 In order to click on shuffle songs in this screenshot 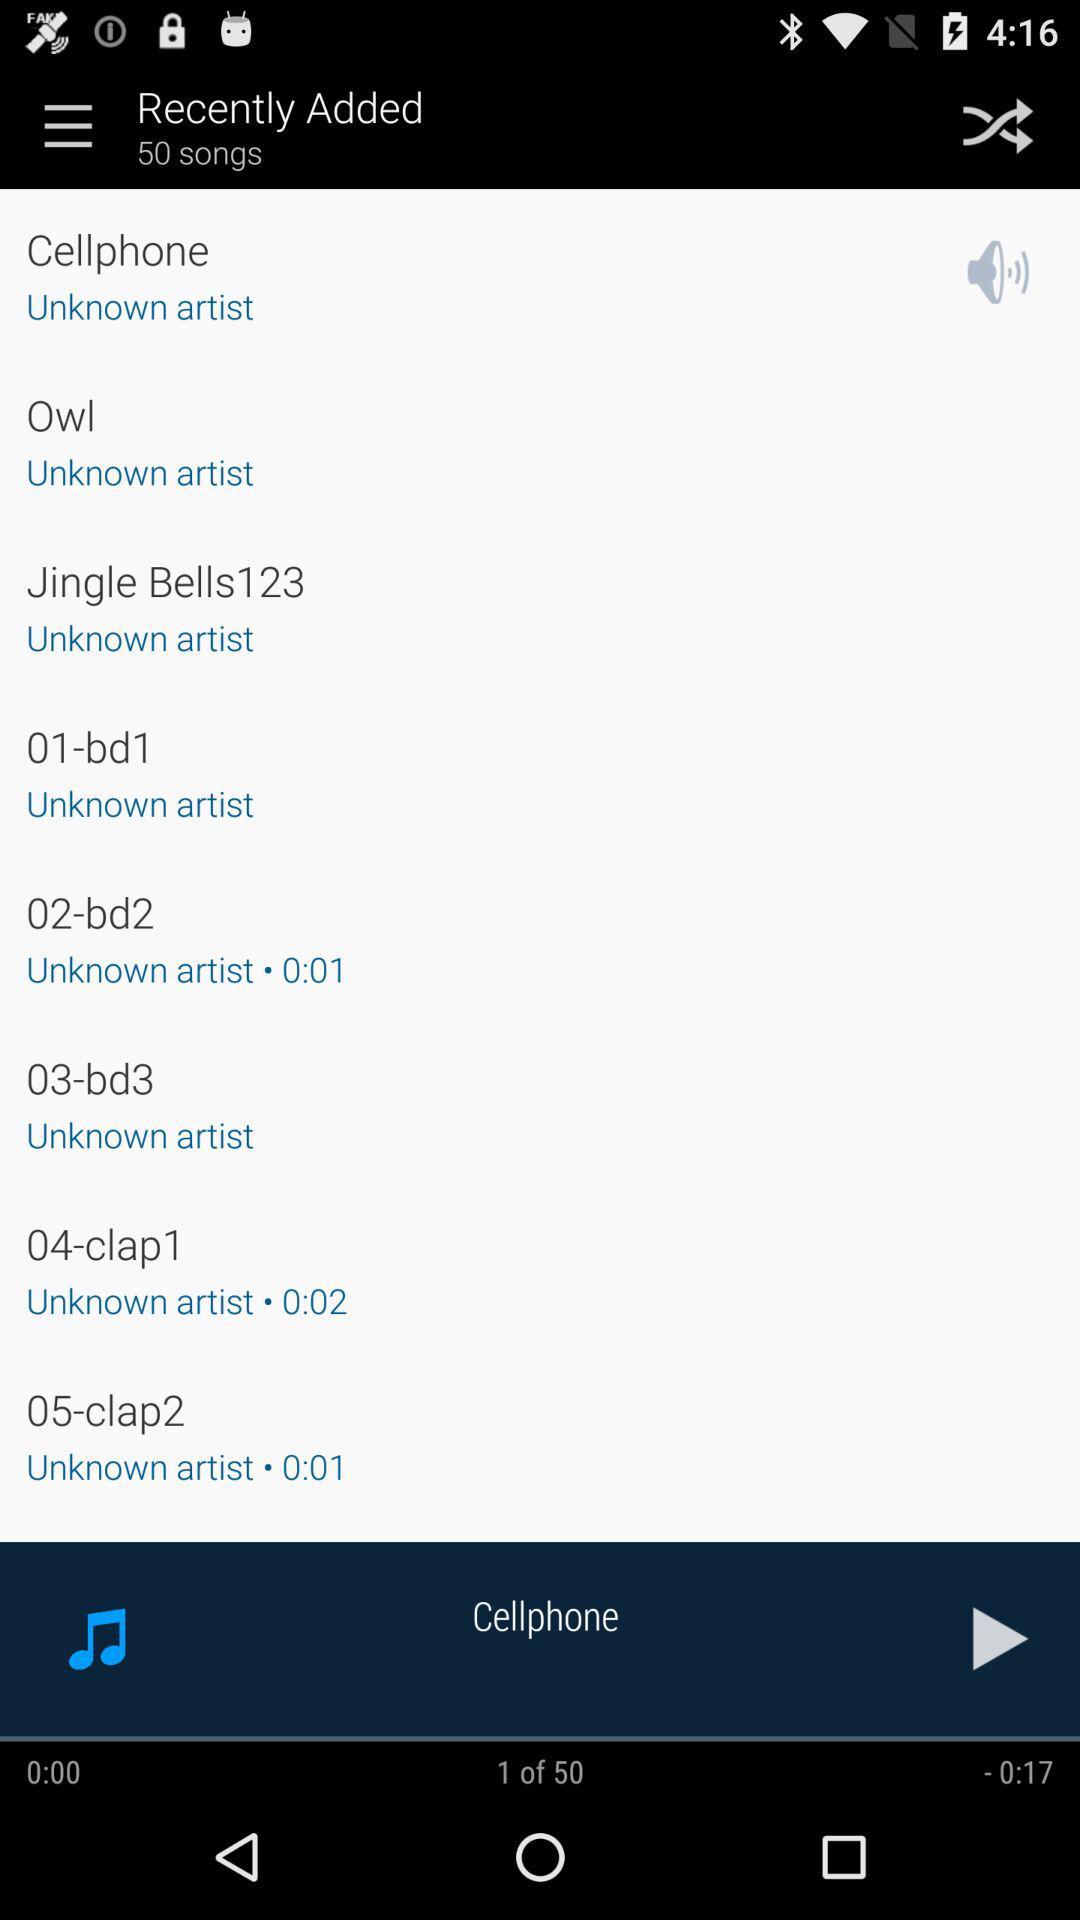, I will do `click(998, 124)`.